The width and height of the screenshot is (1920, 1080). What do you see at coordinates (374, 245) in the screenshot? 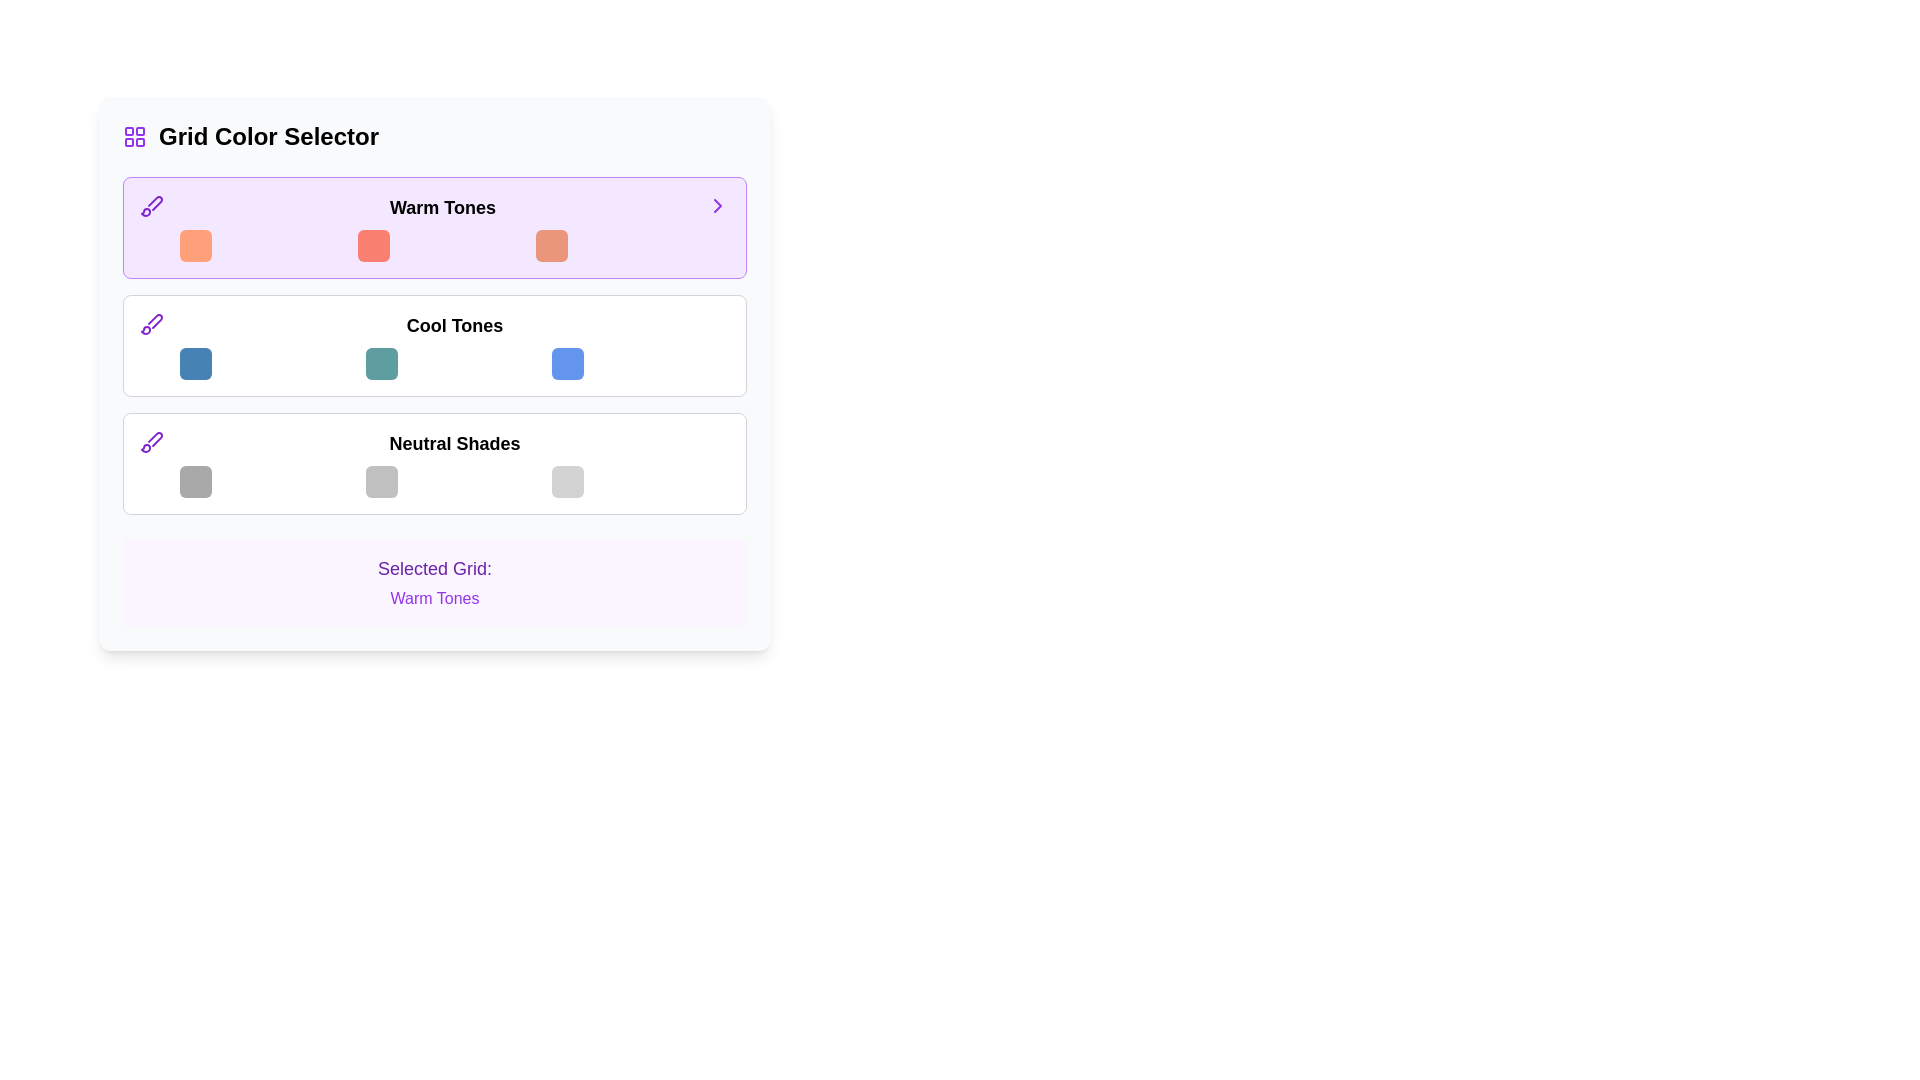
I see `the vibrant salmon color box in the 'Warm Tones' section of the 'Grid Color Selector'` at bounding box center [374, 245].